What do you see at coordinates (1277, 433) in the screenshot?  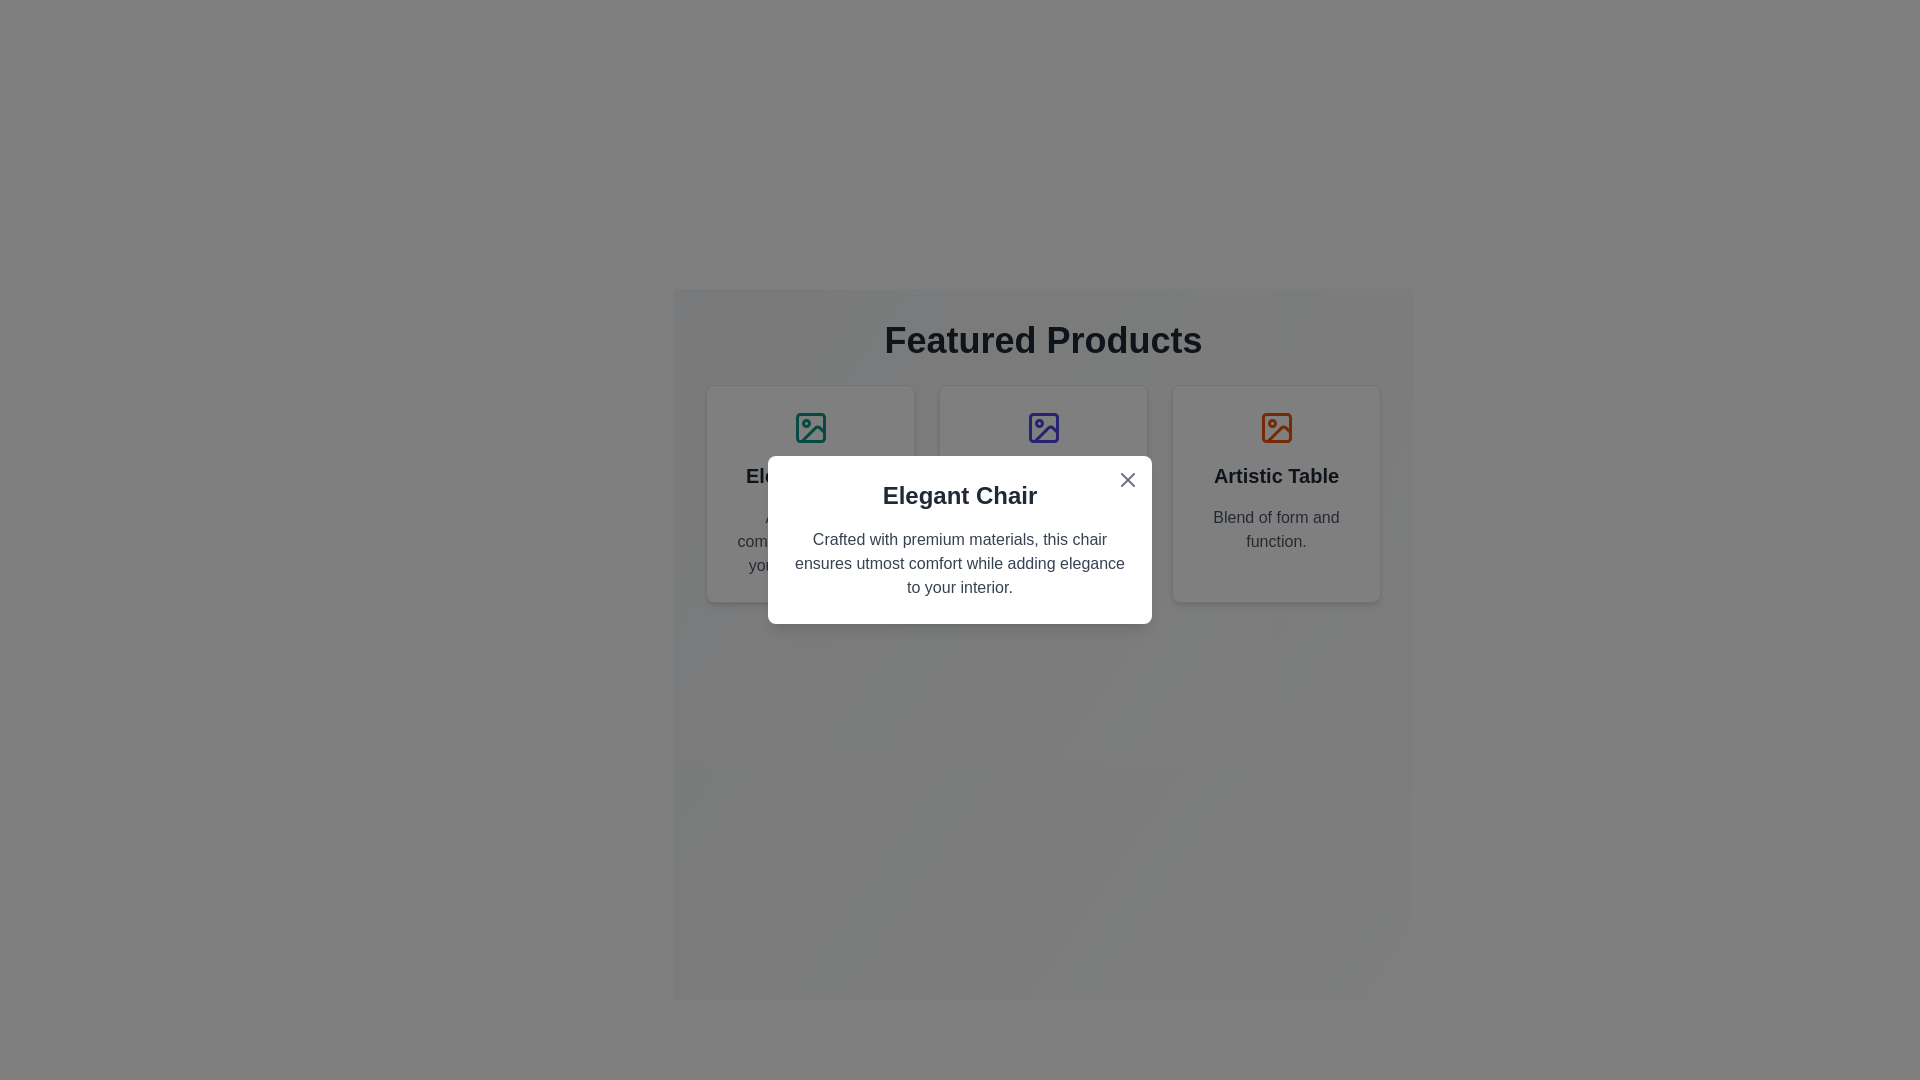 I see `the mountain icon in the third product card of the 'Featured Products' section, which symbolizes the 'Artistic Table' card` at bounding box center [1277, 433].